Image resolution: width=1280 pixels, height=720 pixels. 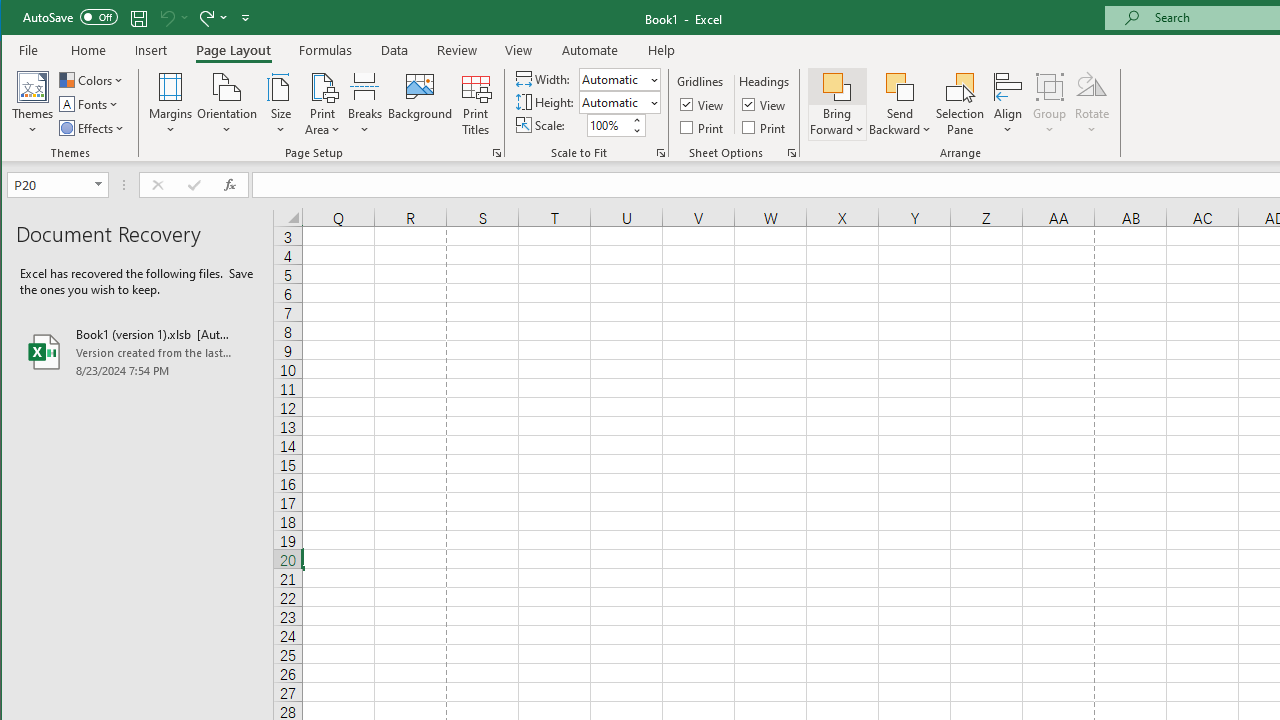 I want to click on 'Height', so click(x=618, y=102).